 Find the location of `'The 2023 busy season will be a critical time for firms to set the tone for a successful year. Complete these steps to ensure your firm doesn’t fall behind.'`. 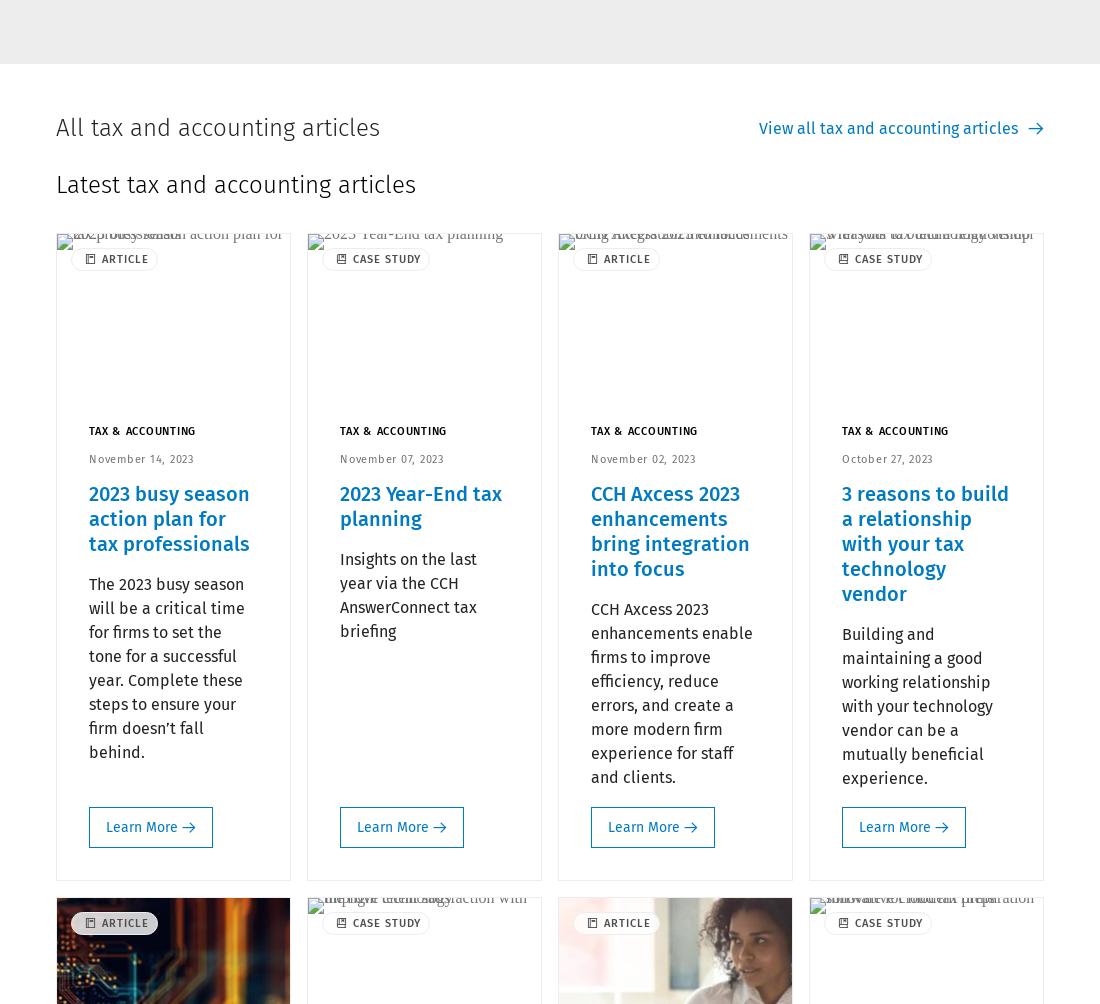

'The 2023 busy season will be a critical time for firms to set the tone for a successful year. Complete these steps to ensure your firm doesn’t fall behind.' is located at coordinates (165, 666).